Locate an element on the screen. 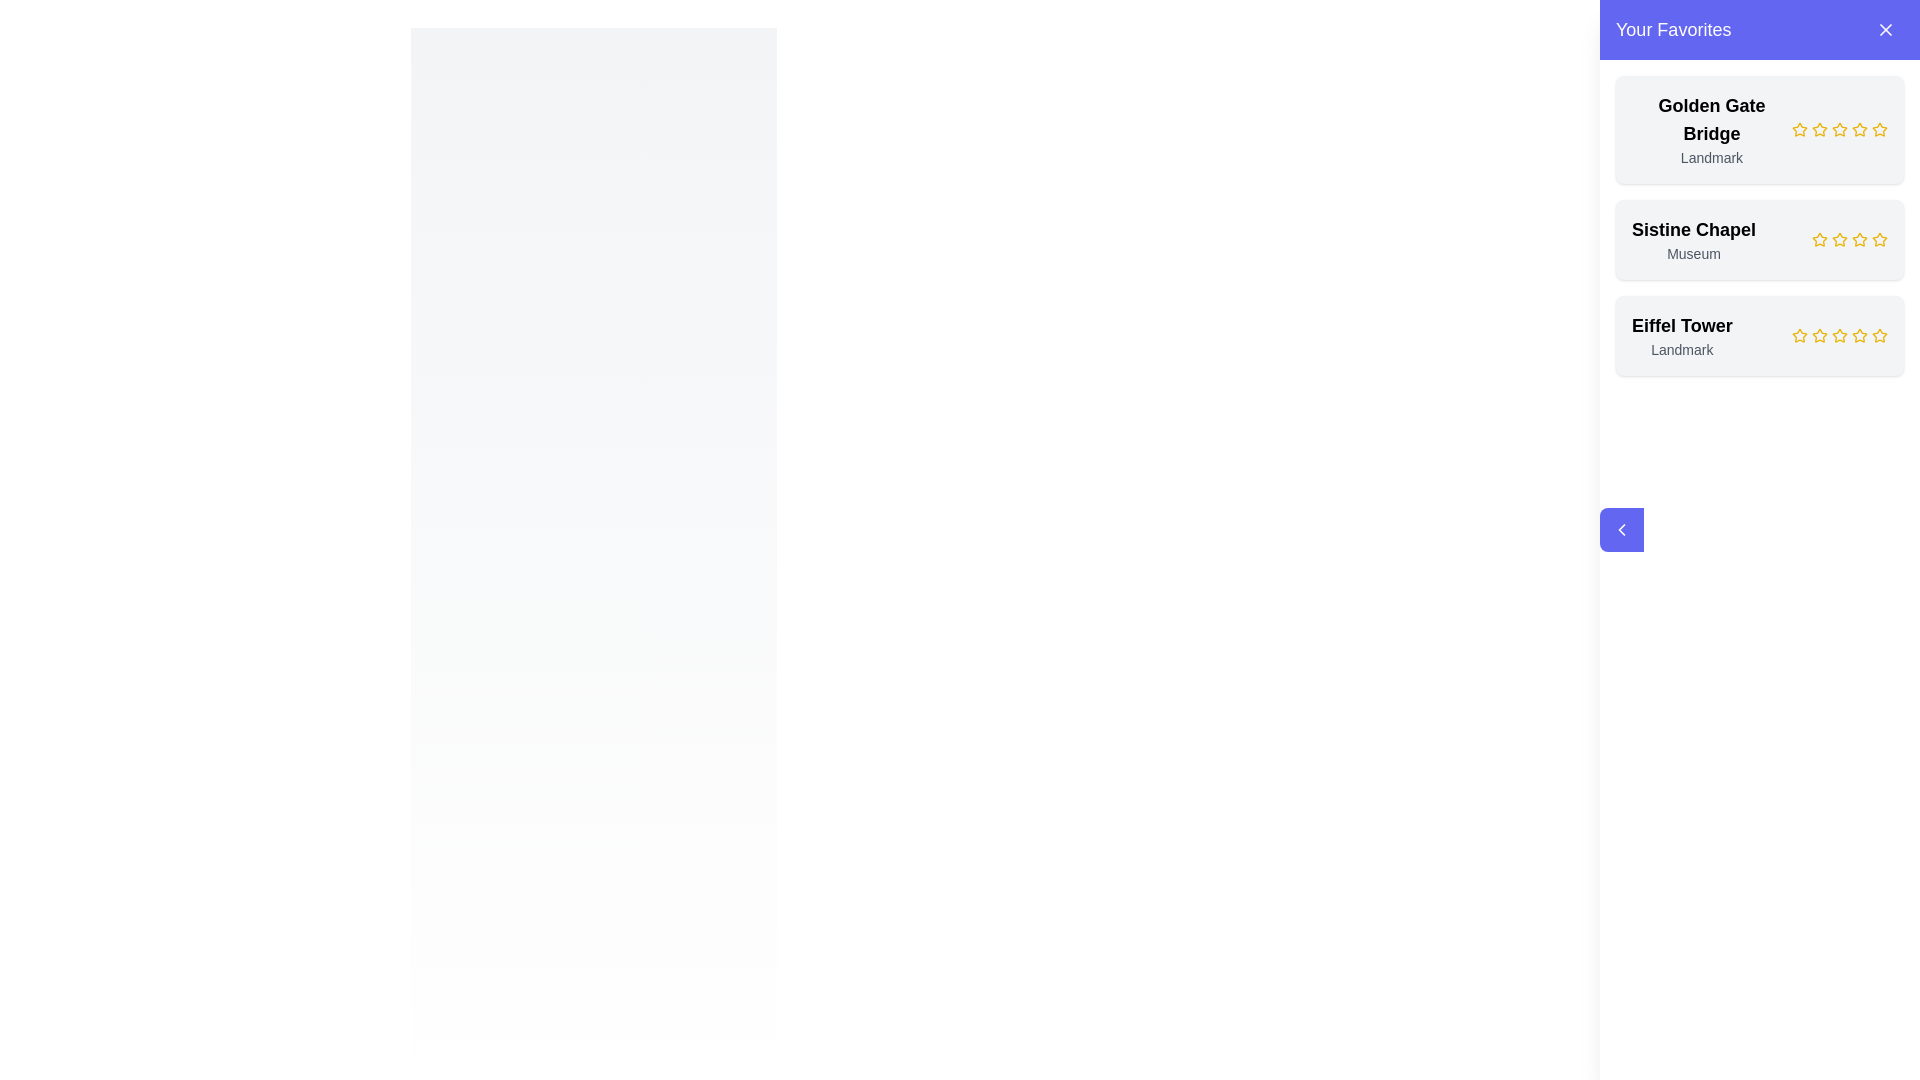 This screenshot has height=1080, width=1920. the first yellow rating star icon in the rating widget located to the right of the text 'Eiffel Tower' in the 'Your Favorites' list is located at coordinates (1819, 334).